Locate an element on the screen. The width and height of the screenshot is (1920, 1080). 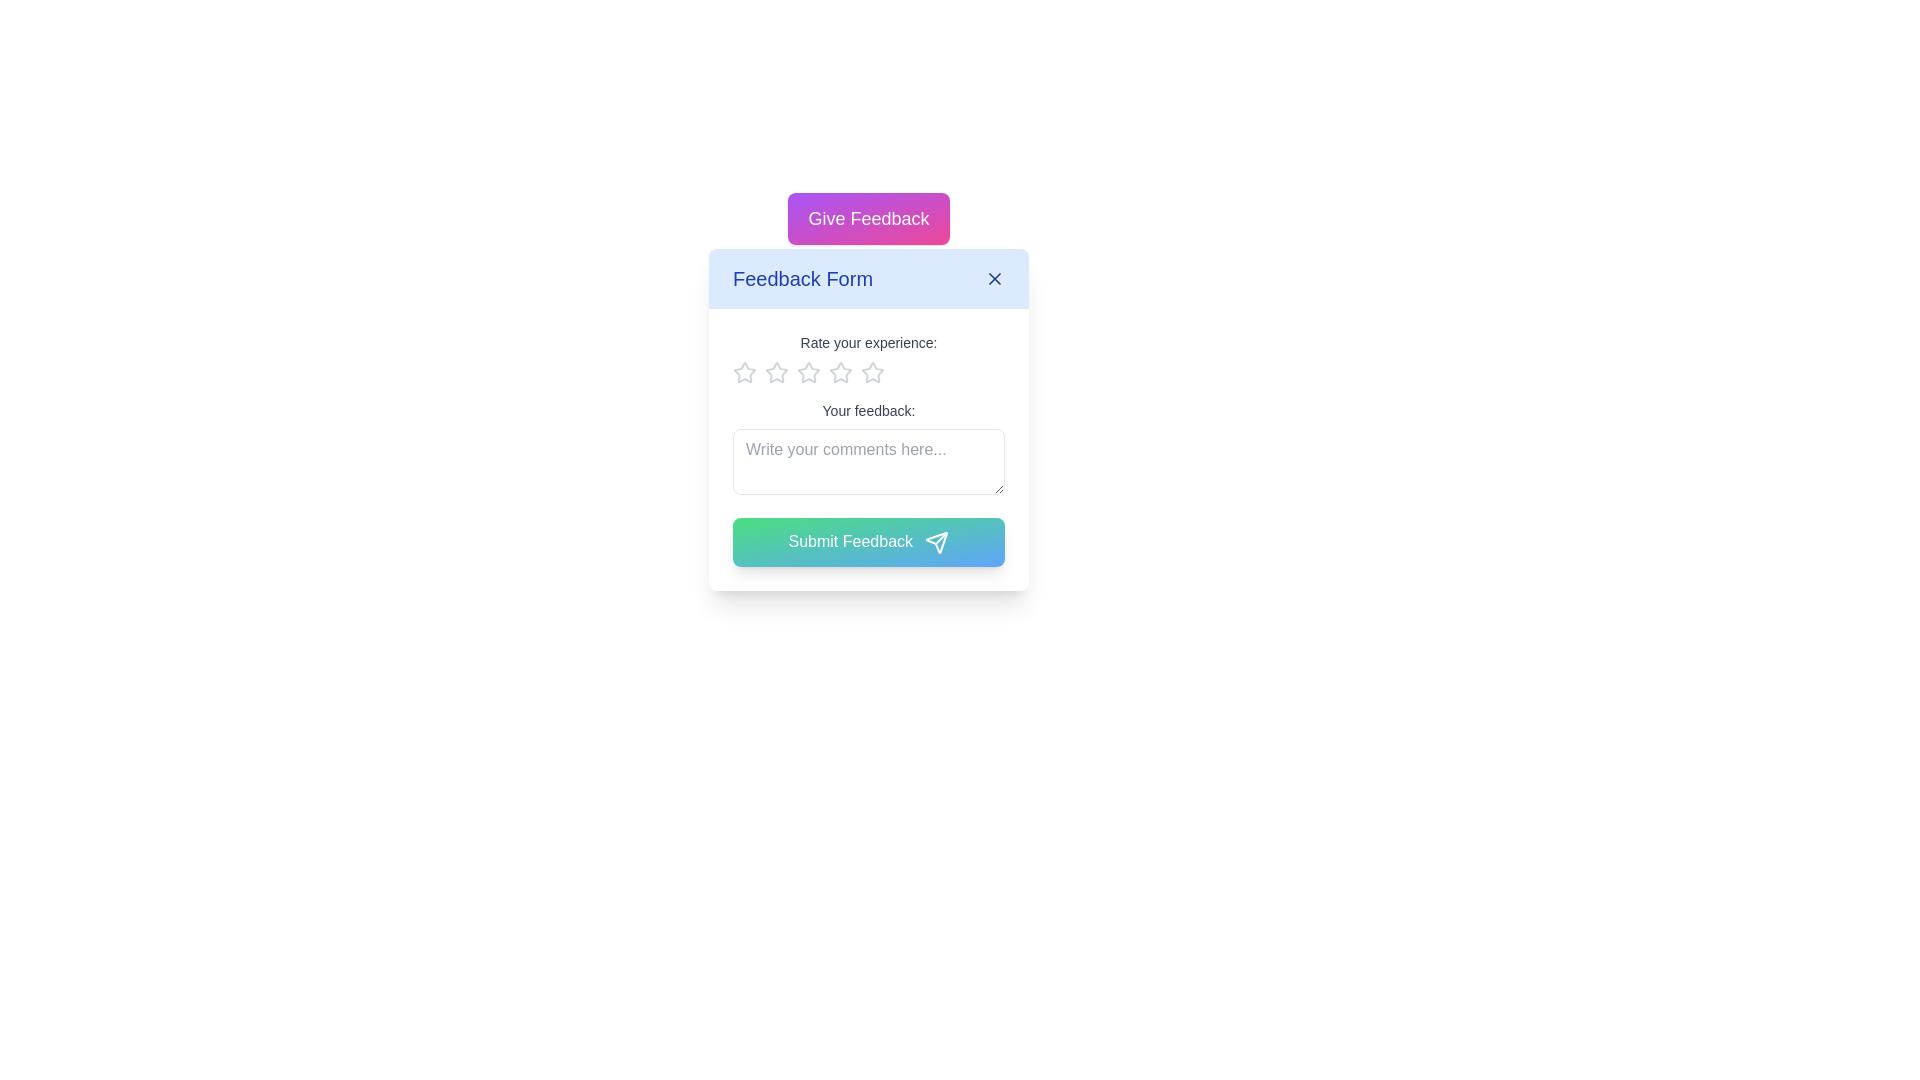
the fourth Rating Star Icon in the 'Rate your experience' section is located at coordinates (873, 372).